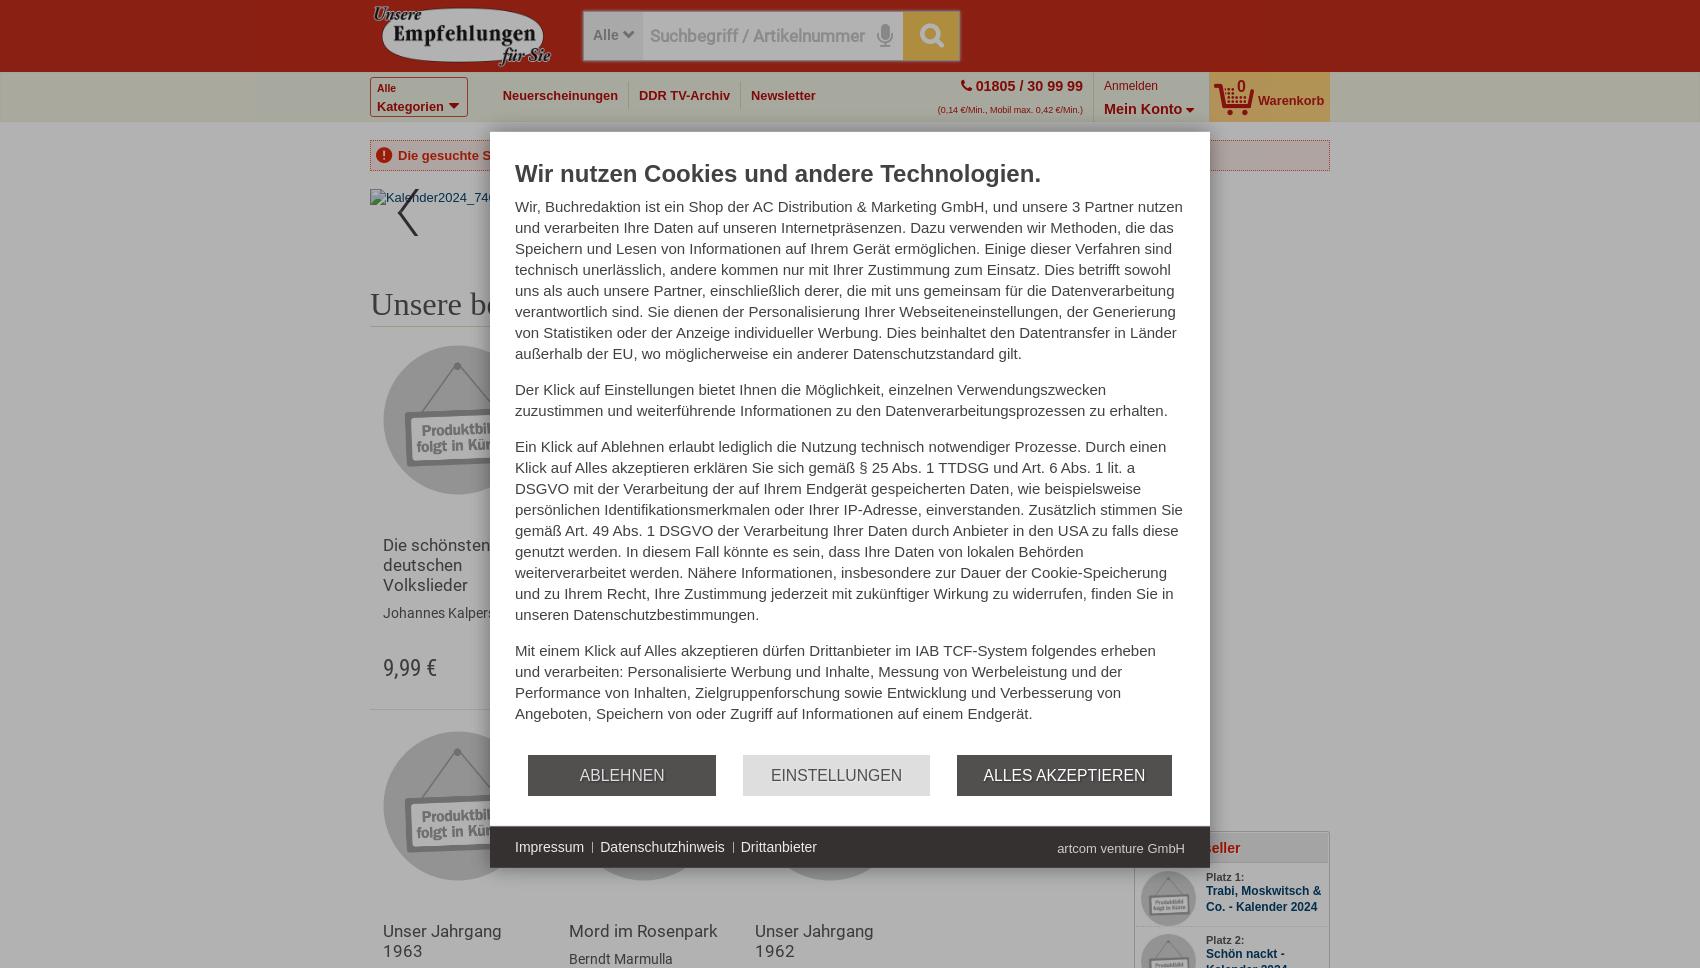 This screenshot has width=1700, height=968. I want to click on 'Trabi, Moskwitsch & Co. - Kalender 2024', so click(1262, 898).